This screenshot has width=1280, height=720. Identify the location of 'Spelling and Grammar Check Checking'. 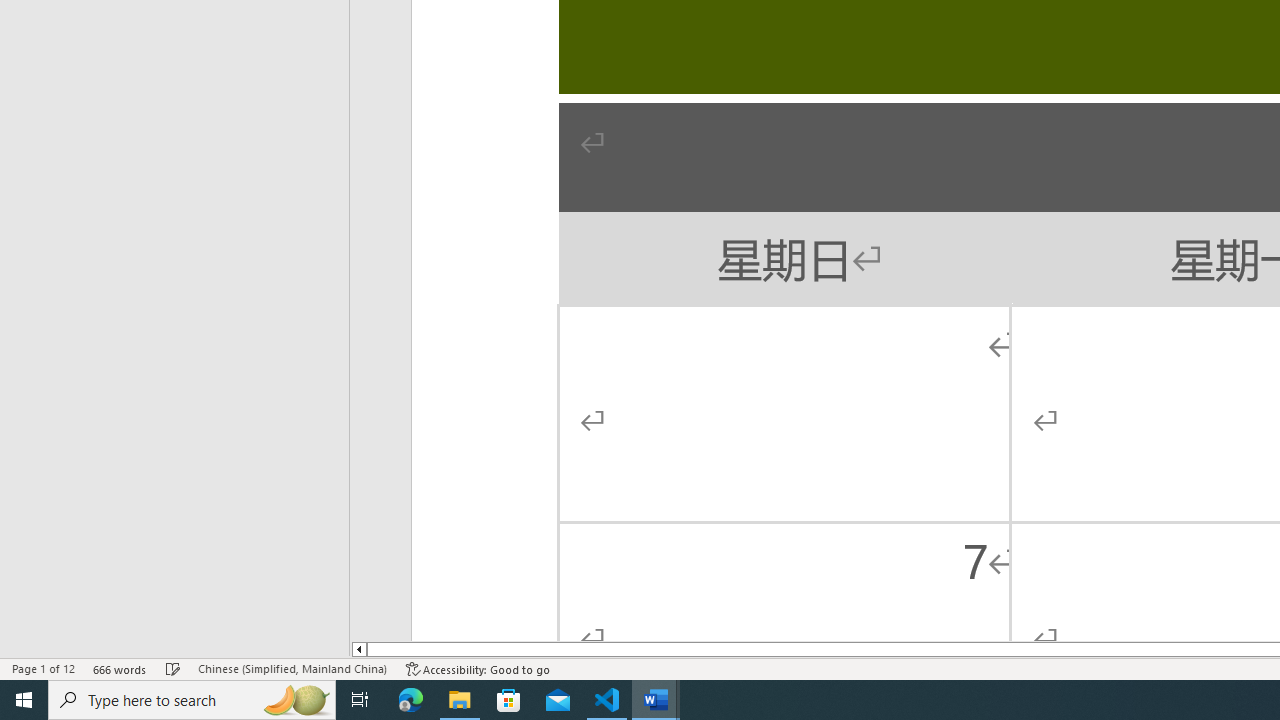
(173, 669).